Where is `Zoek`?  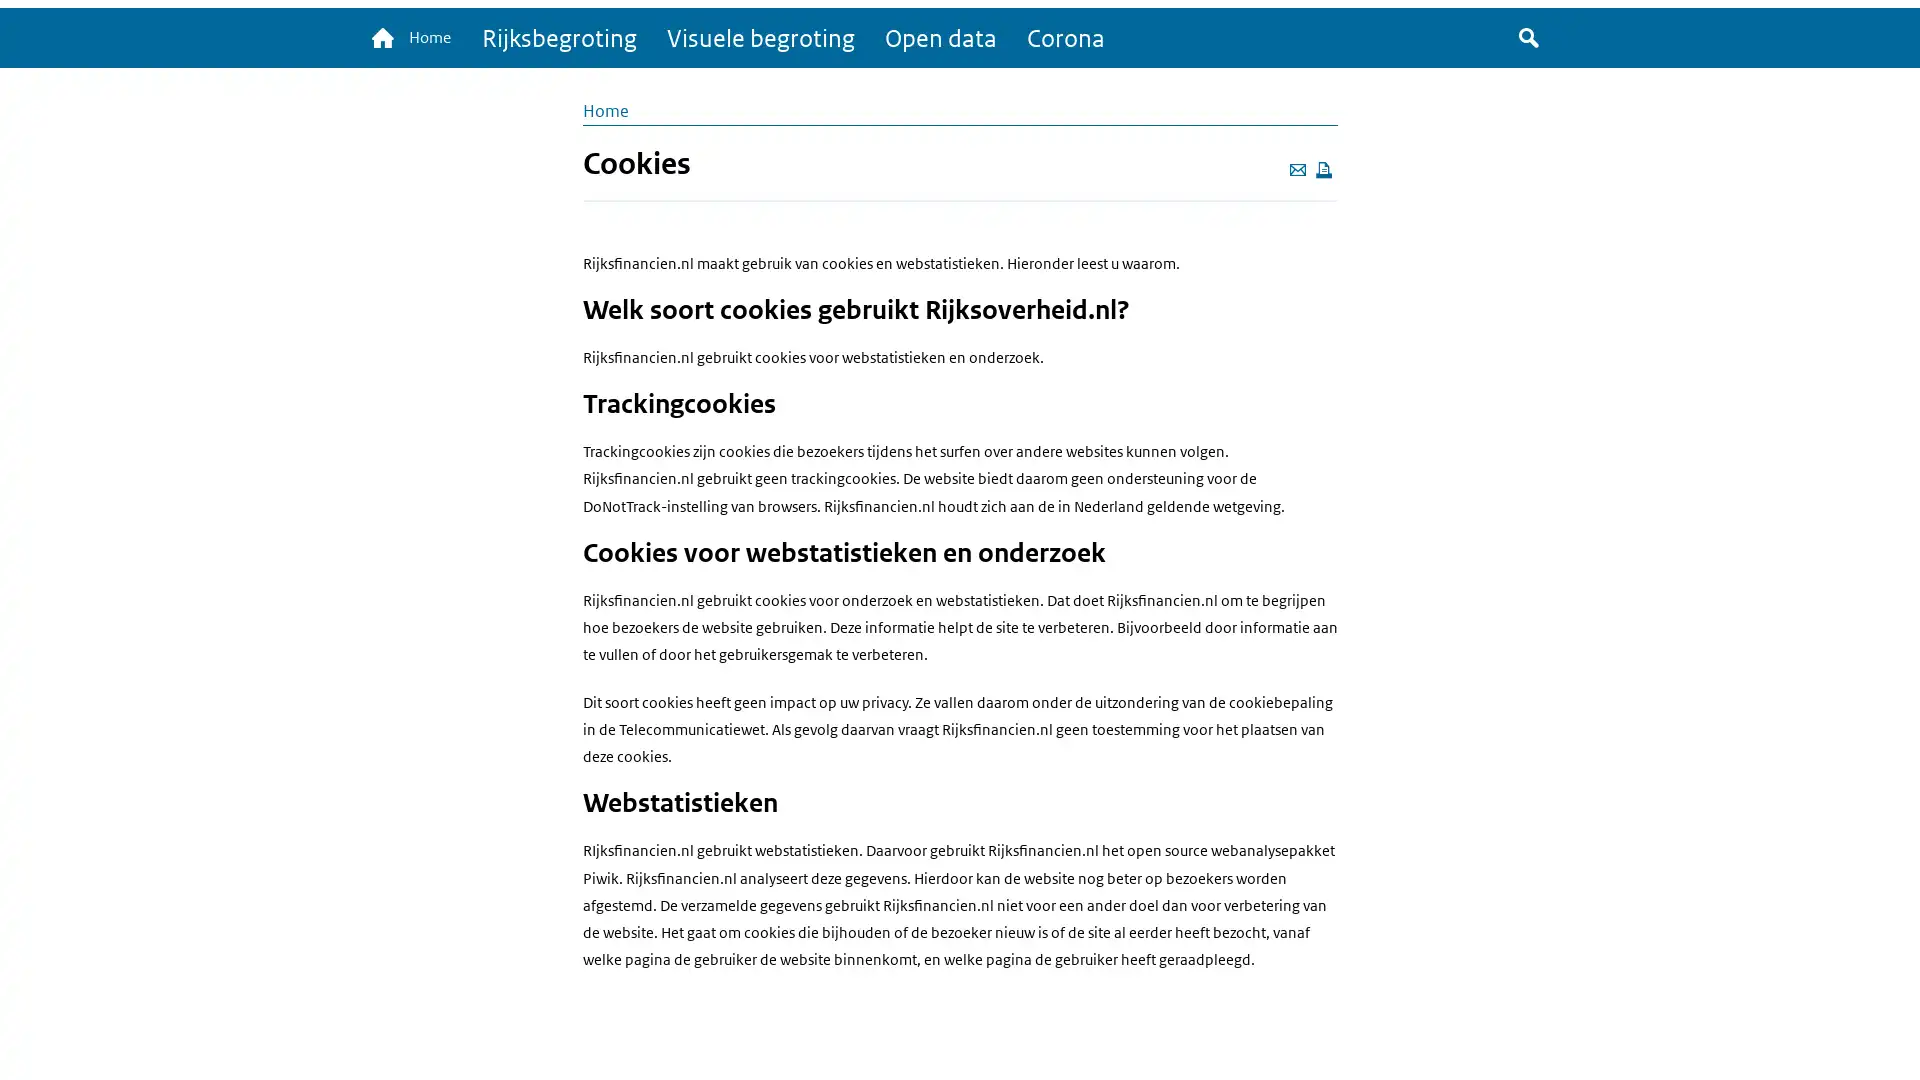 Zoek is located at coordinates (1528, 39).